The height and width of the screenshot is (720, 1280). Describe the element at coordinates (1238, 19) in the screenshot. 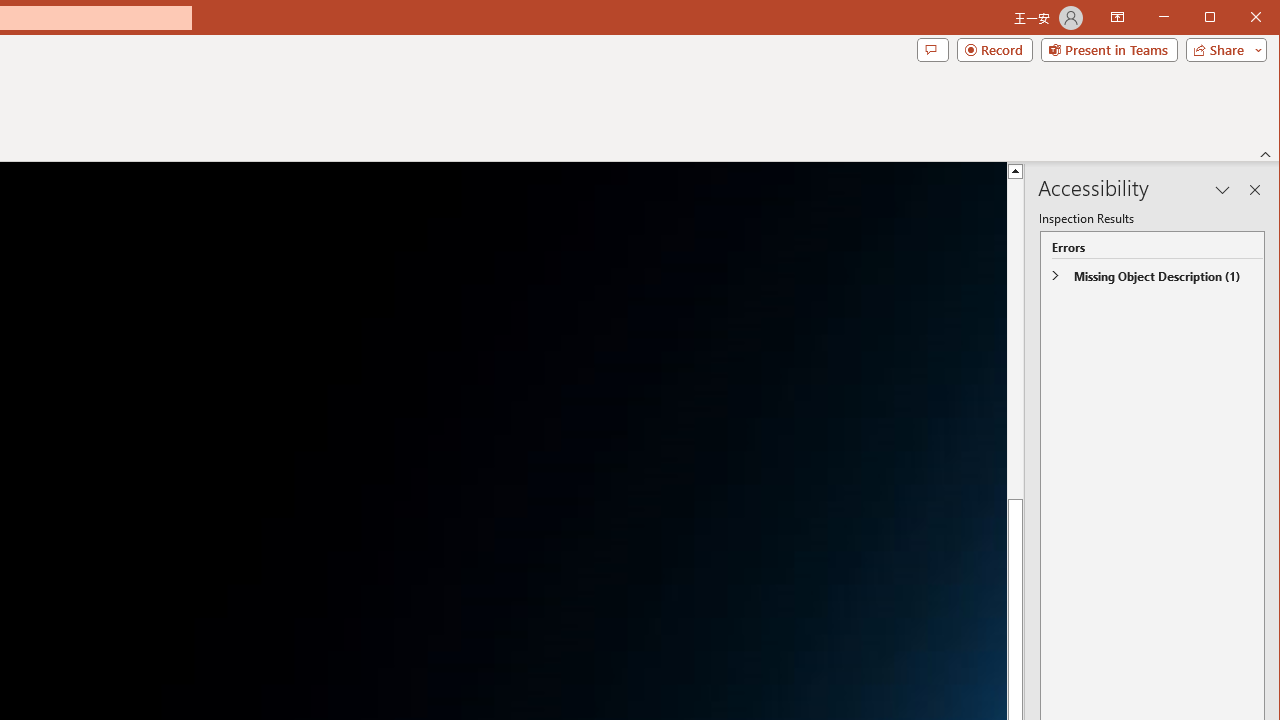

I see `'Maximize'` at that location.